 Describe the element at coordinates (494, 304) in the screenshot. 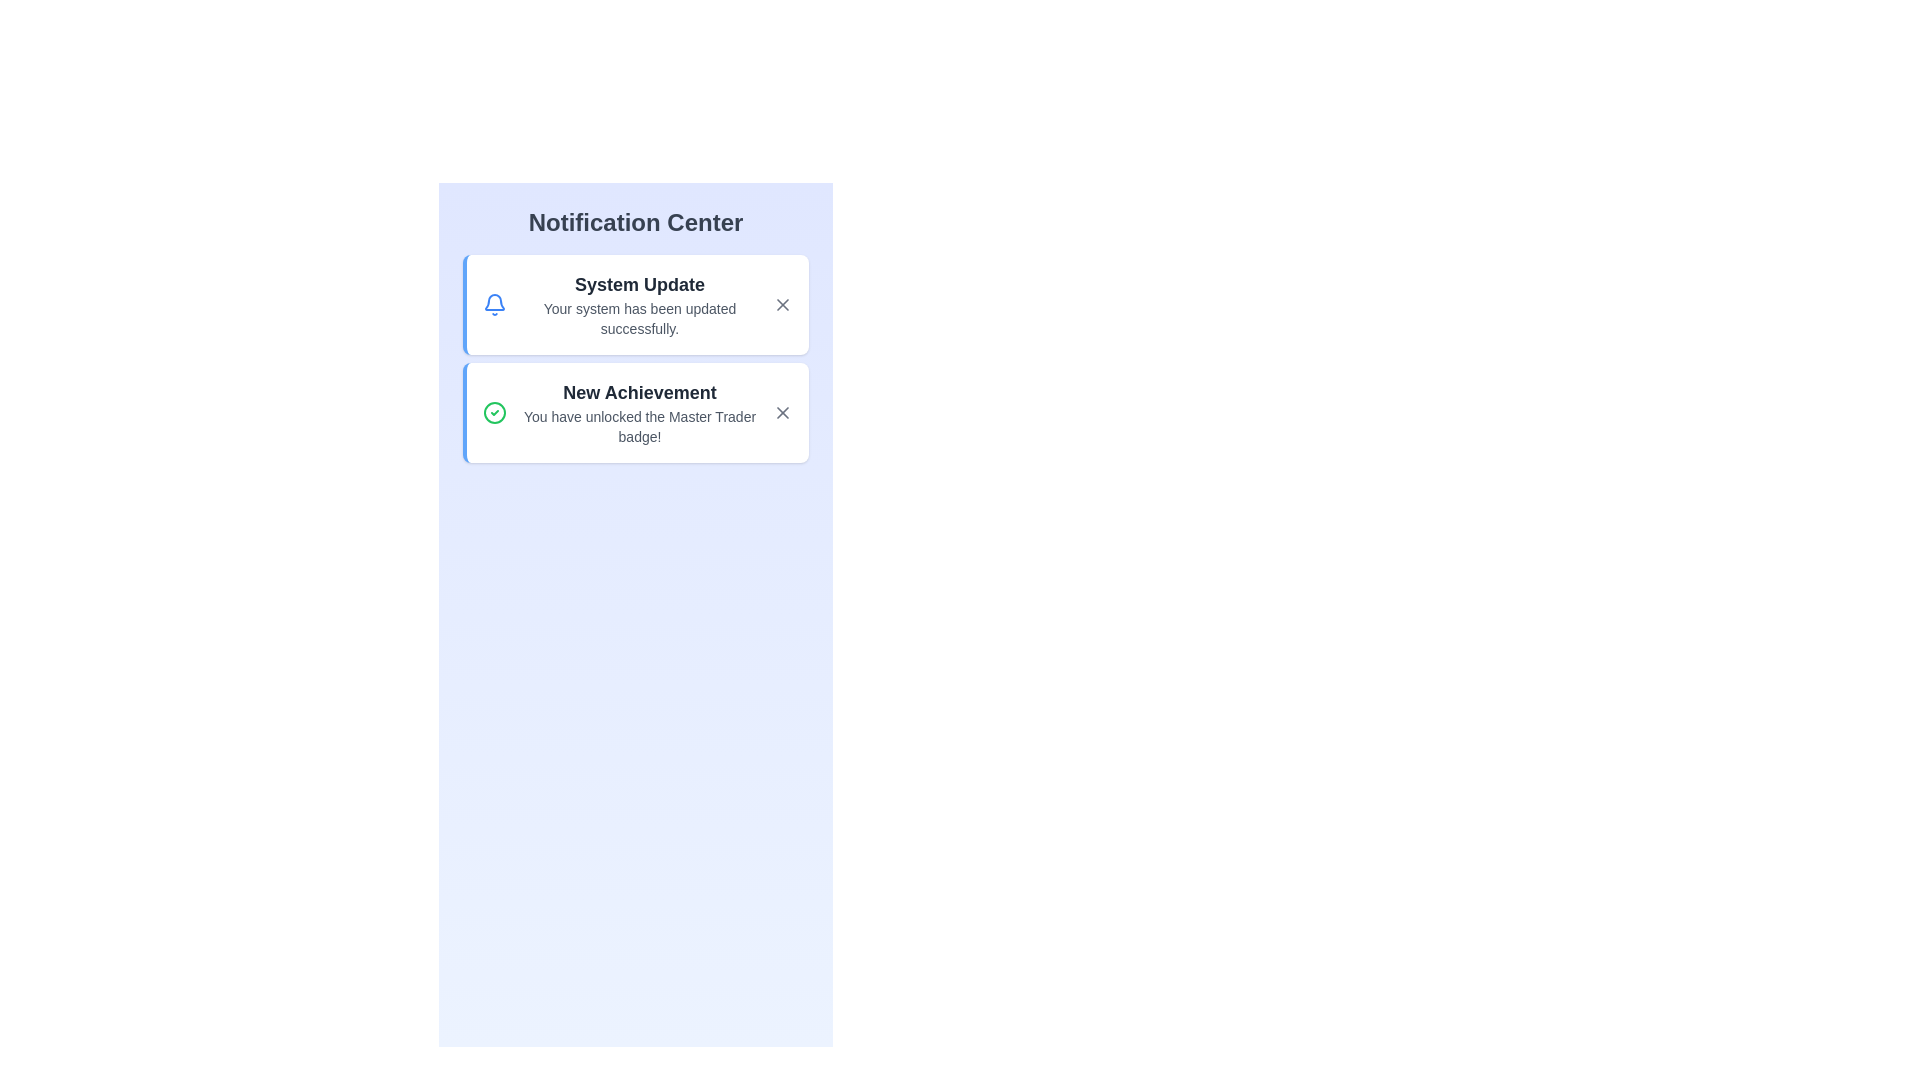

I see `the notification icon located in the upper left corner of the notification card, adjacent to the text 'System Update'` at that location.